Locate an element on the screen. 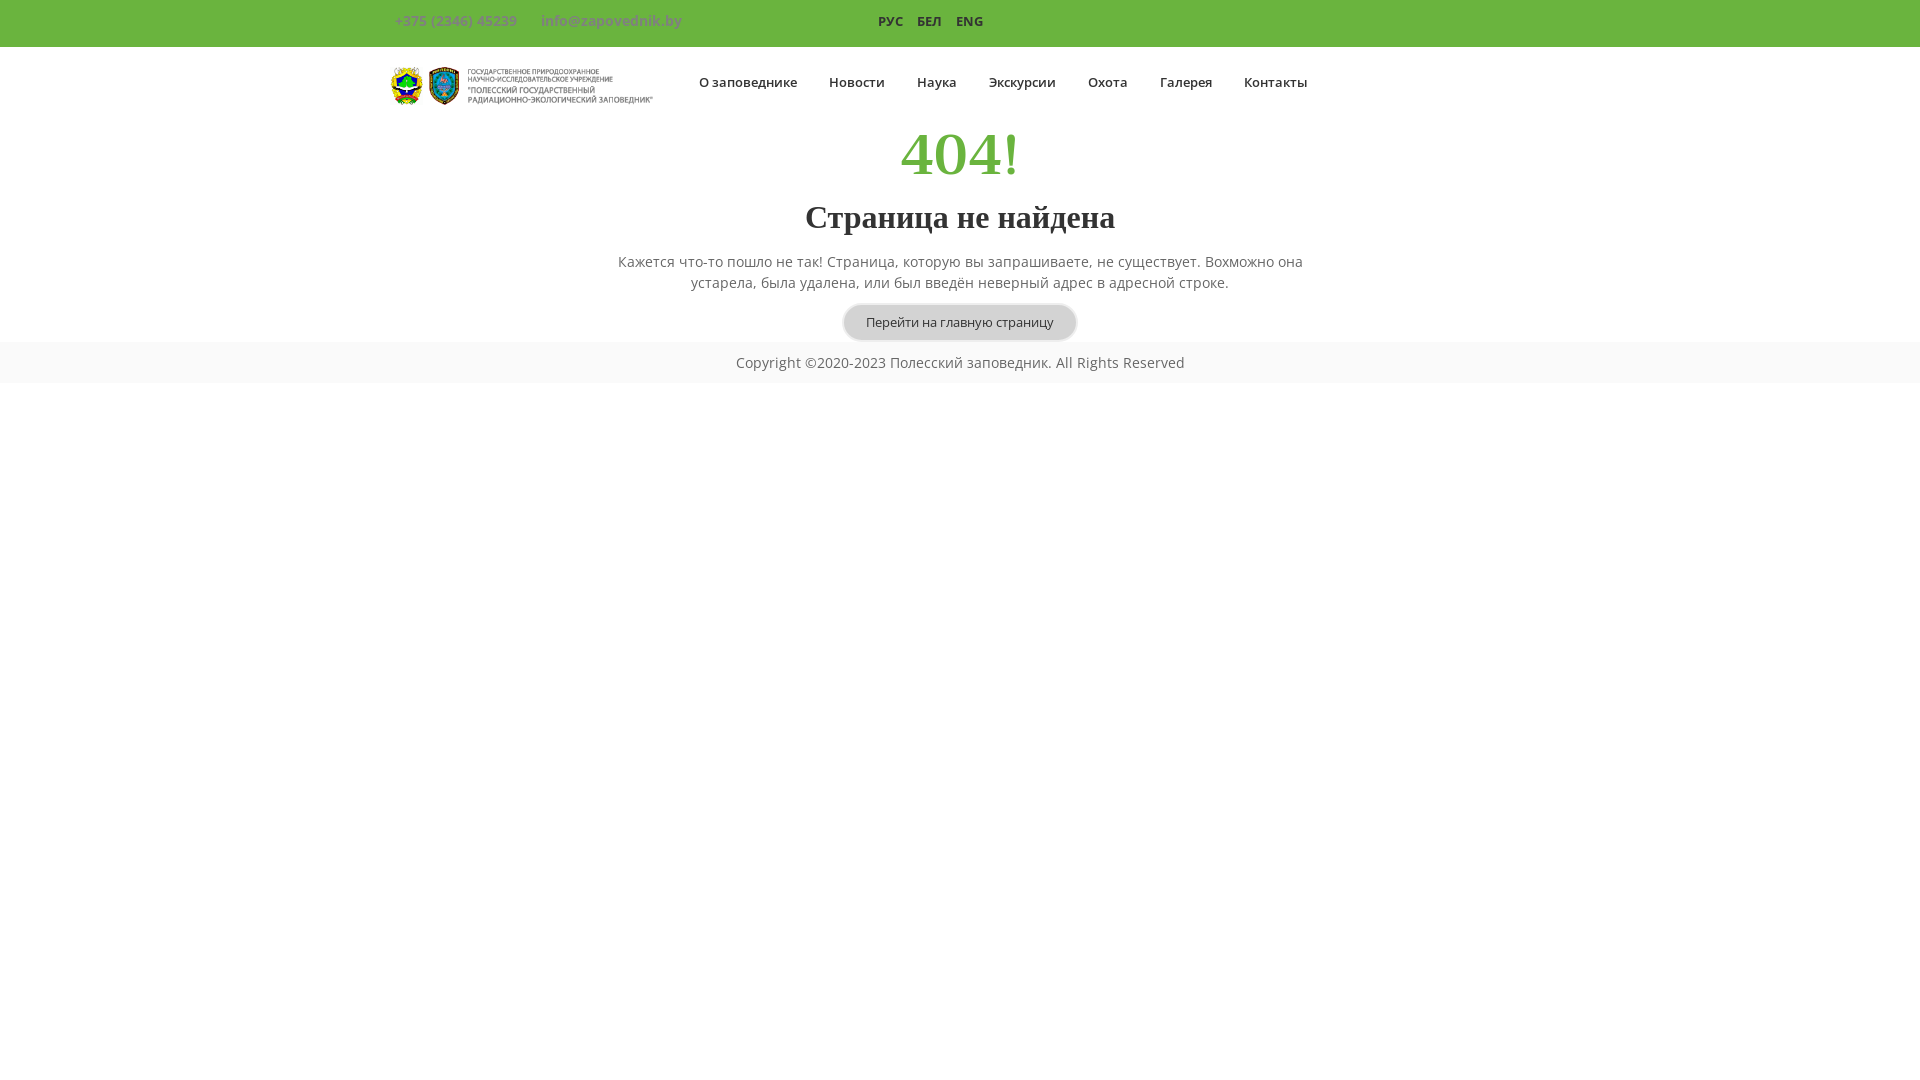 The image size is (1920, 1080). 'Instagram' is located at coordinates (1451, 22).